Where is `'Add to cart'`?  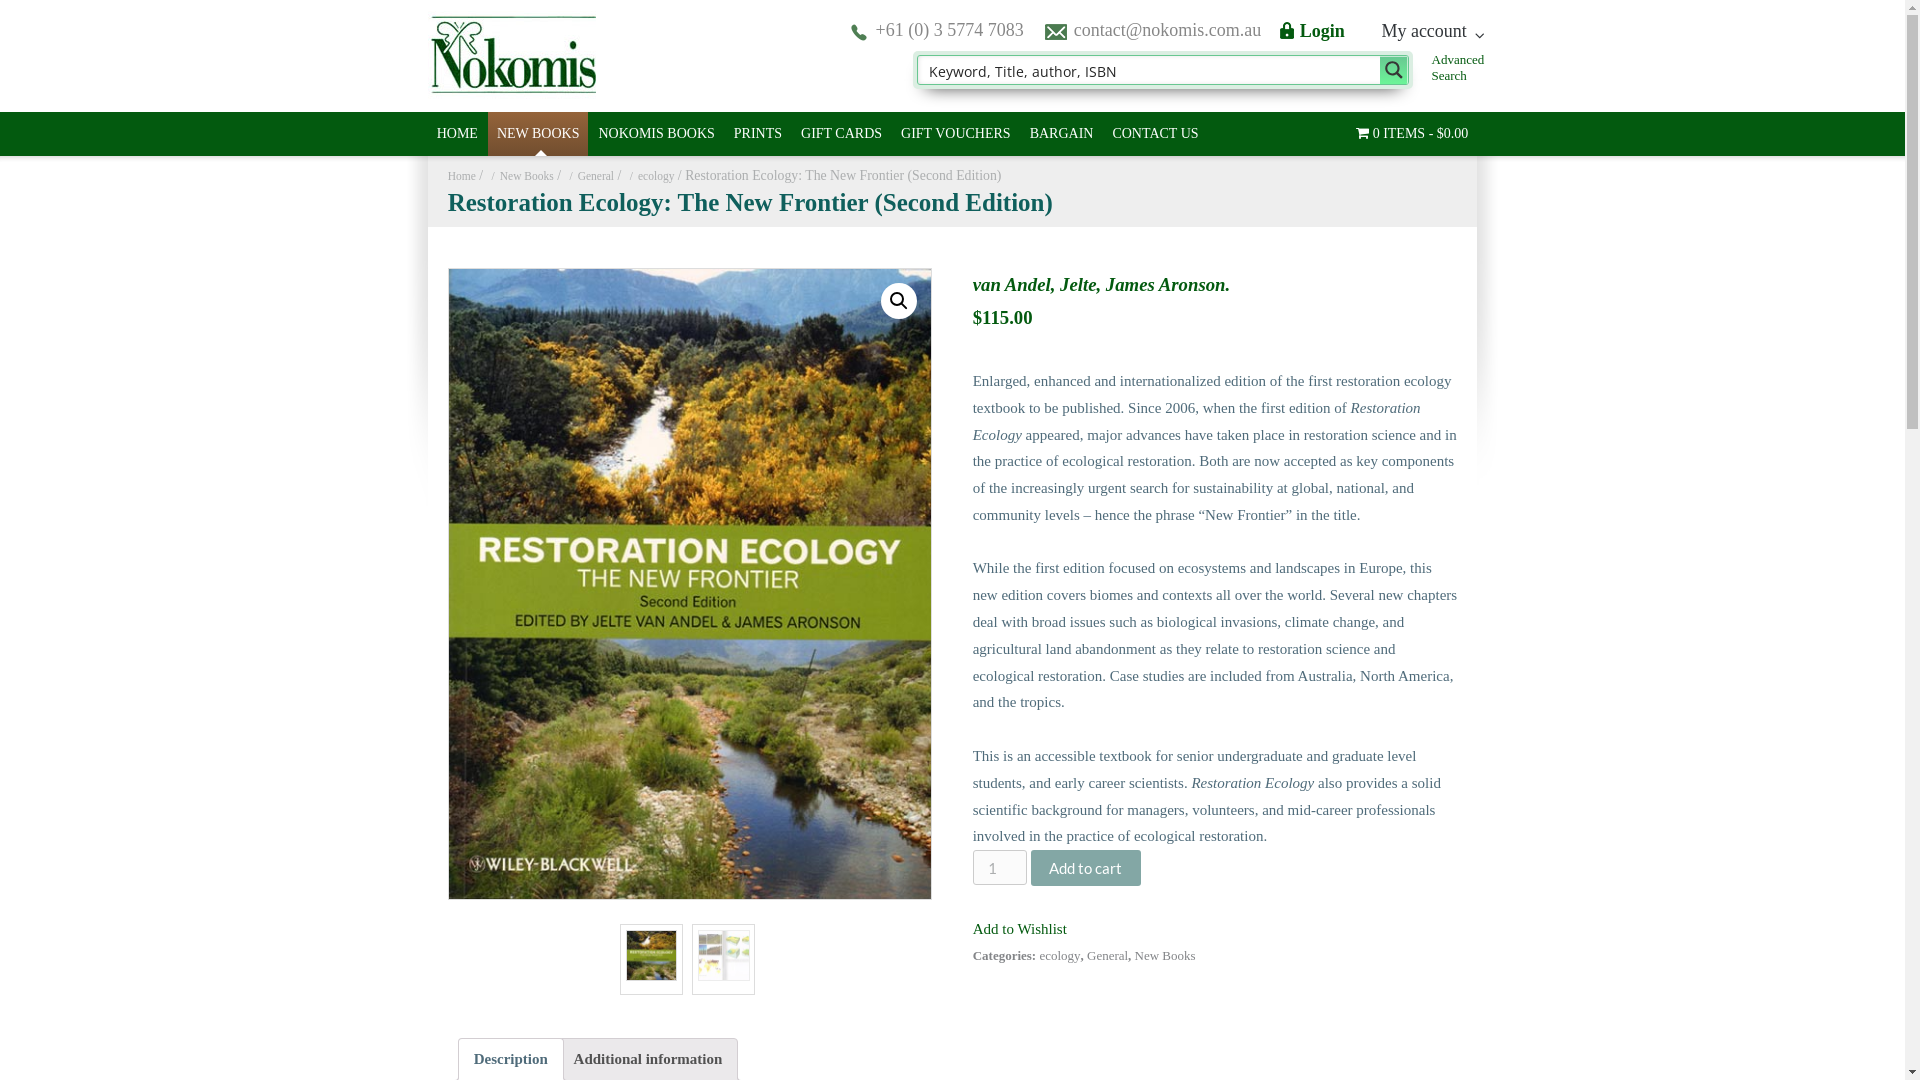 'Add to cart' is located at coordinates (1084, 866).